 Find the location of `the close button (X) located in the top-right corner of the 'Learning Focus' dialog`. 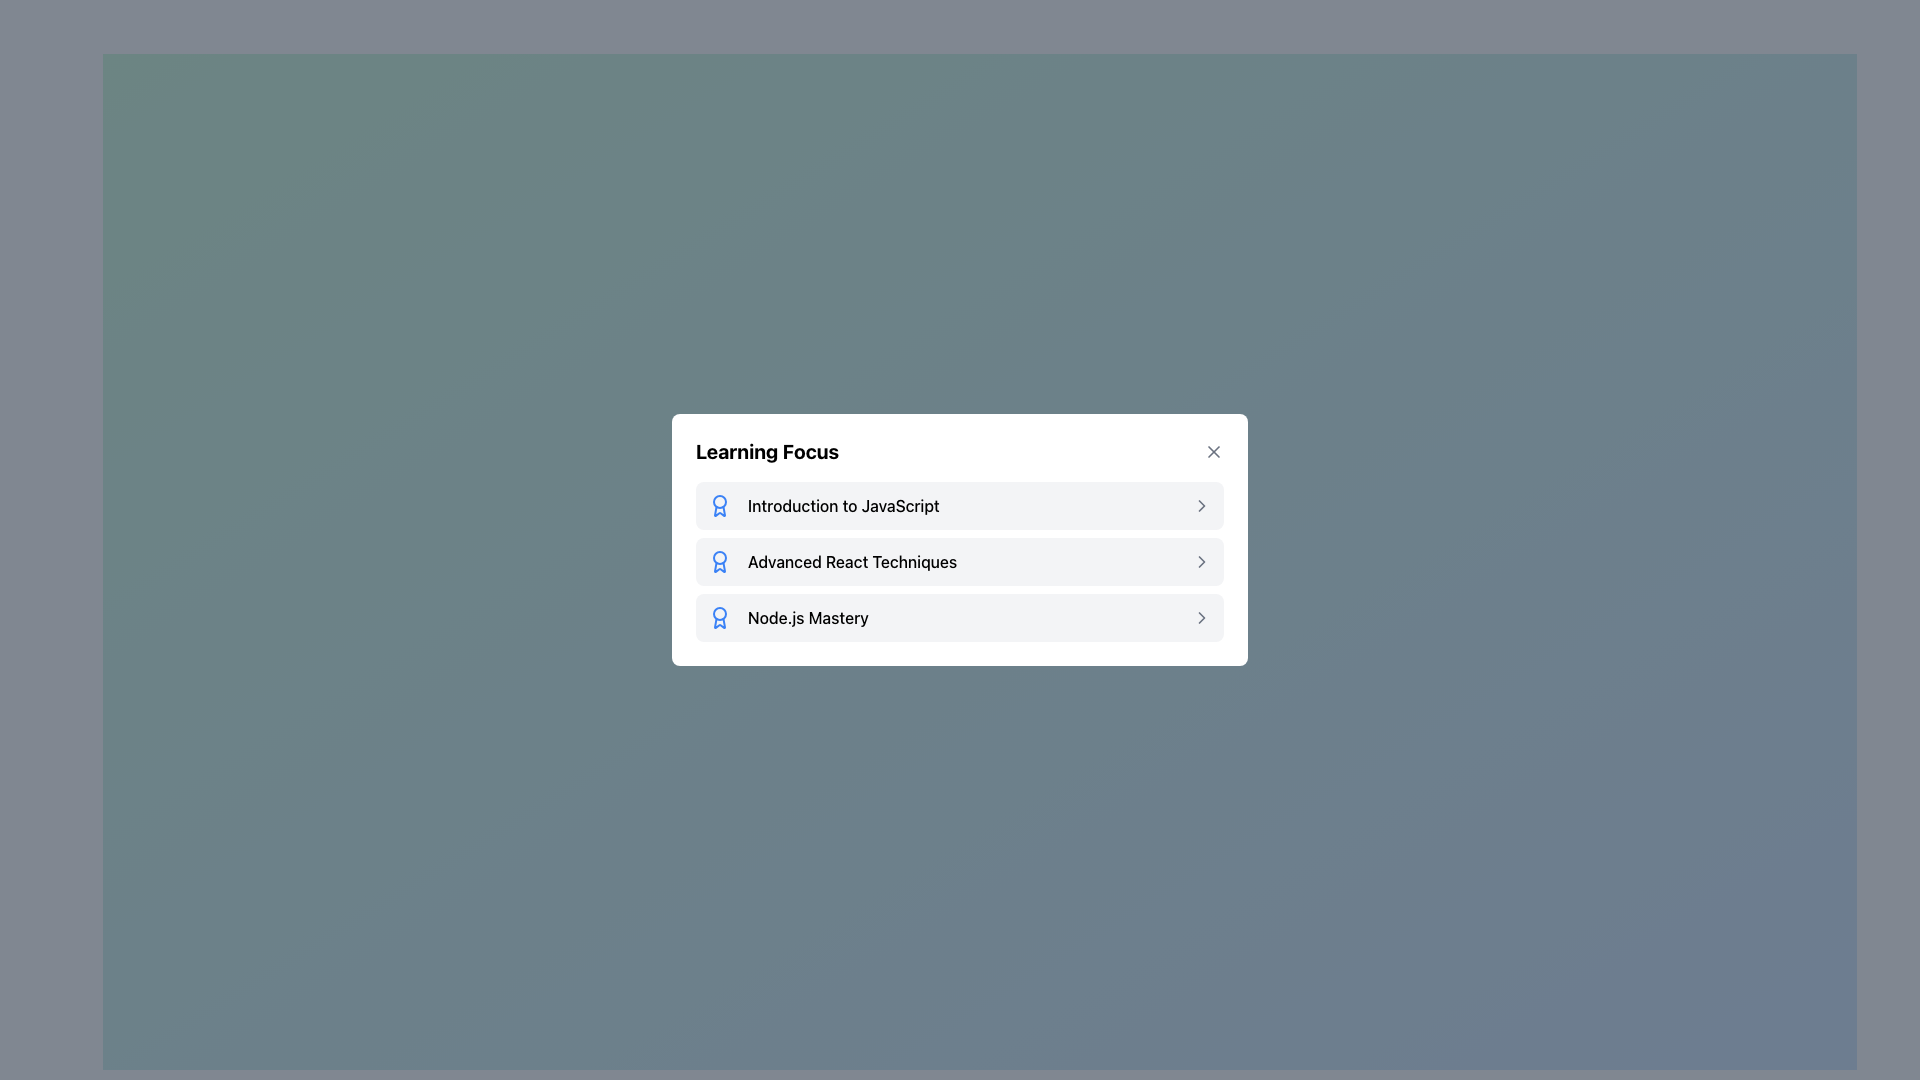

the close button (X) located in the top-right corner of the 'Learning Focus' dialog is located at coordinates (1213, 451).